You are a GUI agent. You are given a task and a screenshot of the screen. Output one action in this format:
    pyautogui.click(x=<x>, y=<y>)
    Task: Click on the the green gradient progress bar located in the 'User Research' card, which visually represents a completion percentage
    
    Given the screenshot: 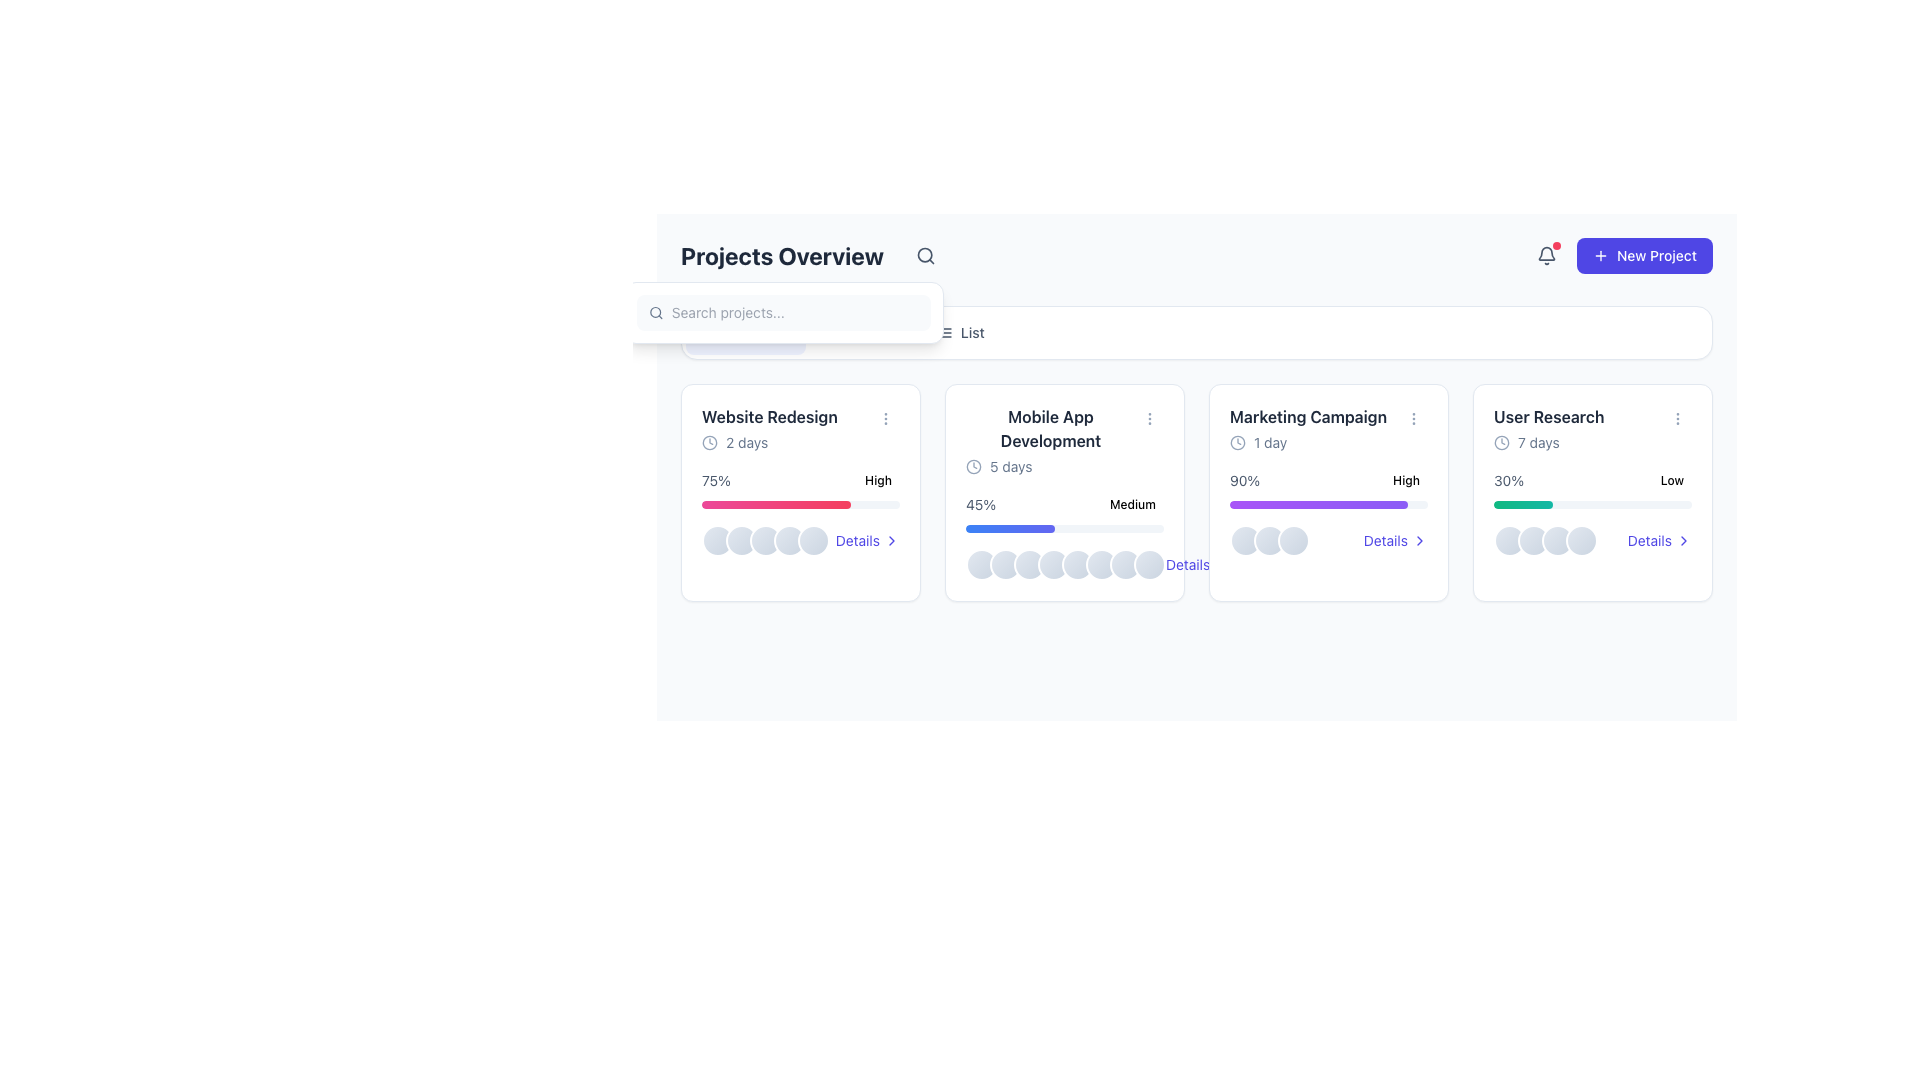 What is the action you would take?
    pyautogui.click(x=1522, y=504)
    